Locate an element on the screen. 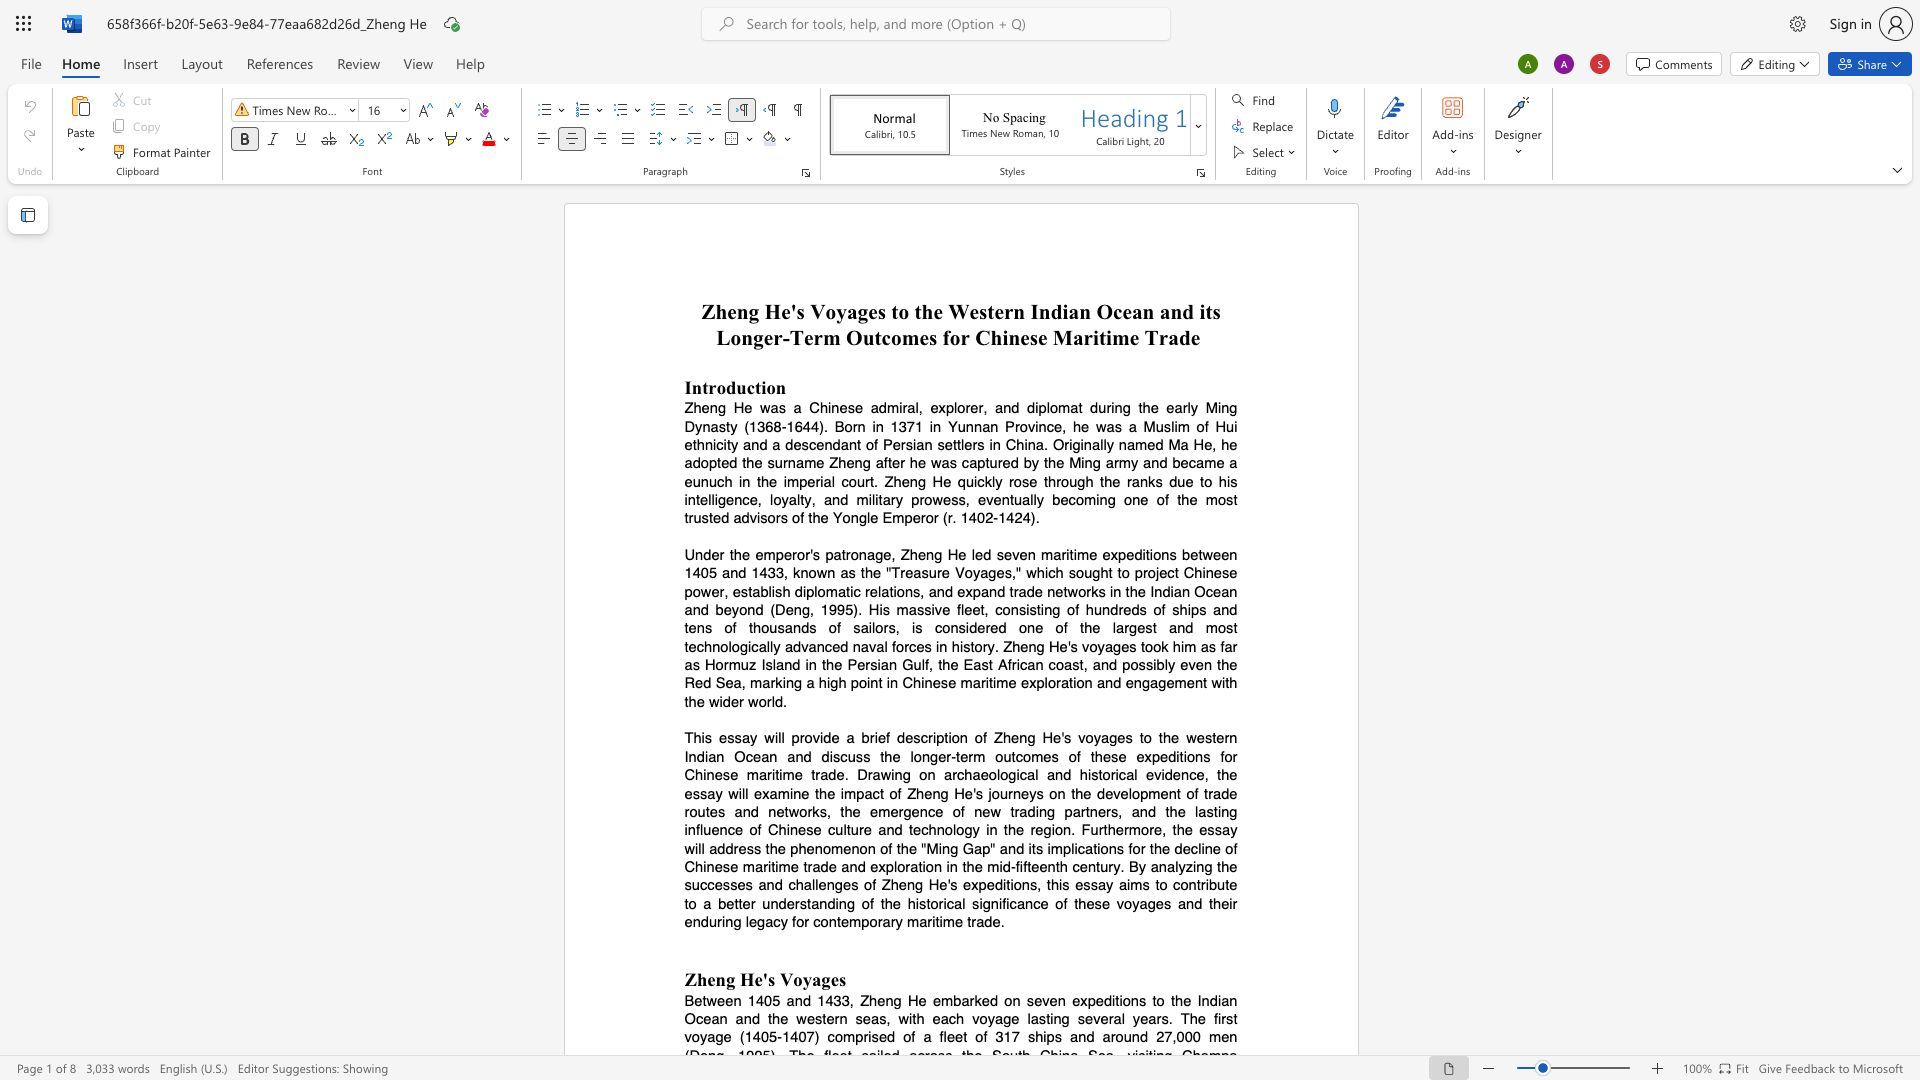 The image size is (1920, 1080). the subset text "f the historical significance of these voyage" within the text "This essay will provide a brief description of Zheng He" is located at coordinates (869, 903).